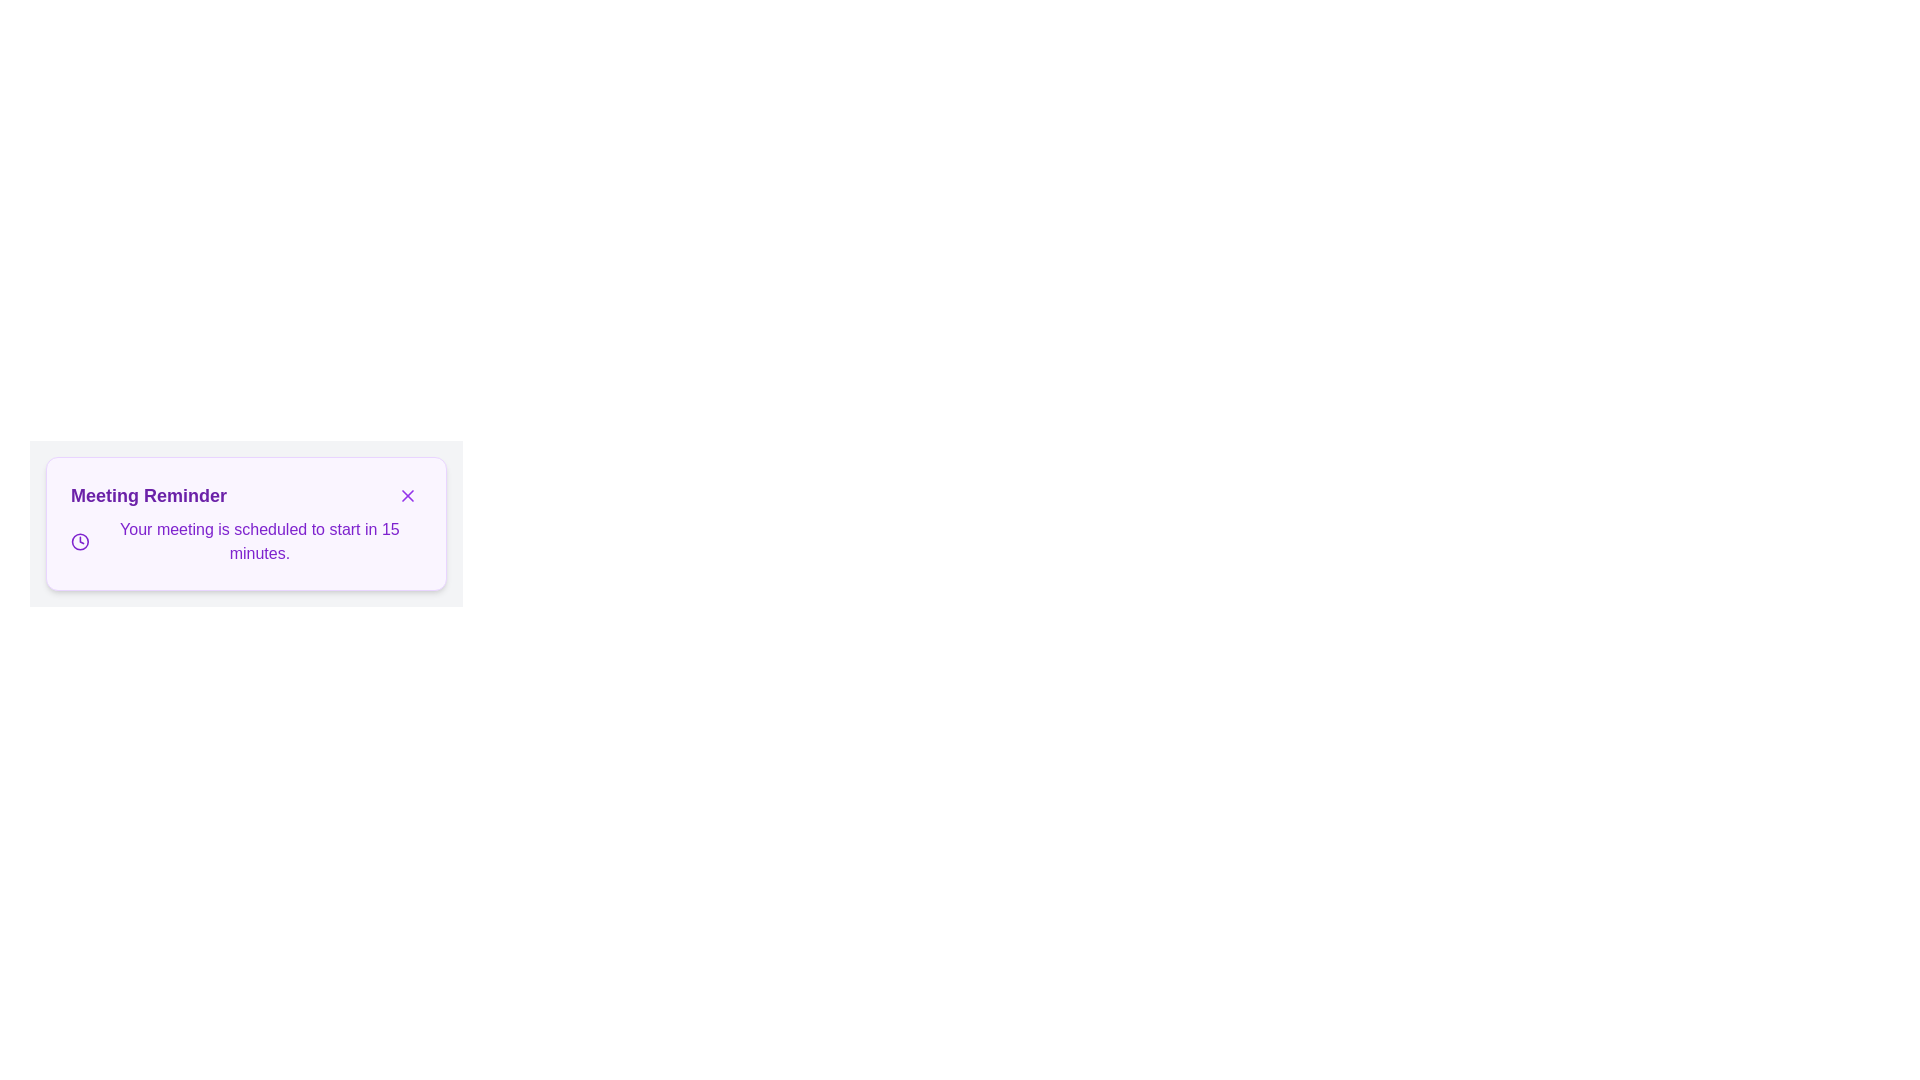 The width and height of the screenshot is (1920, 1080). Describe the element at coordinates (407, 495) in the screenshot. I see `the close button to dismiss the notification` at that location.